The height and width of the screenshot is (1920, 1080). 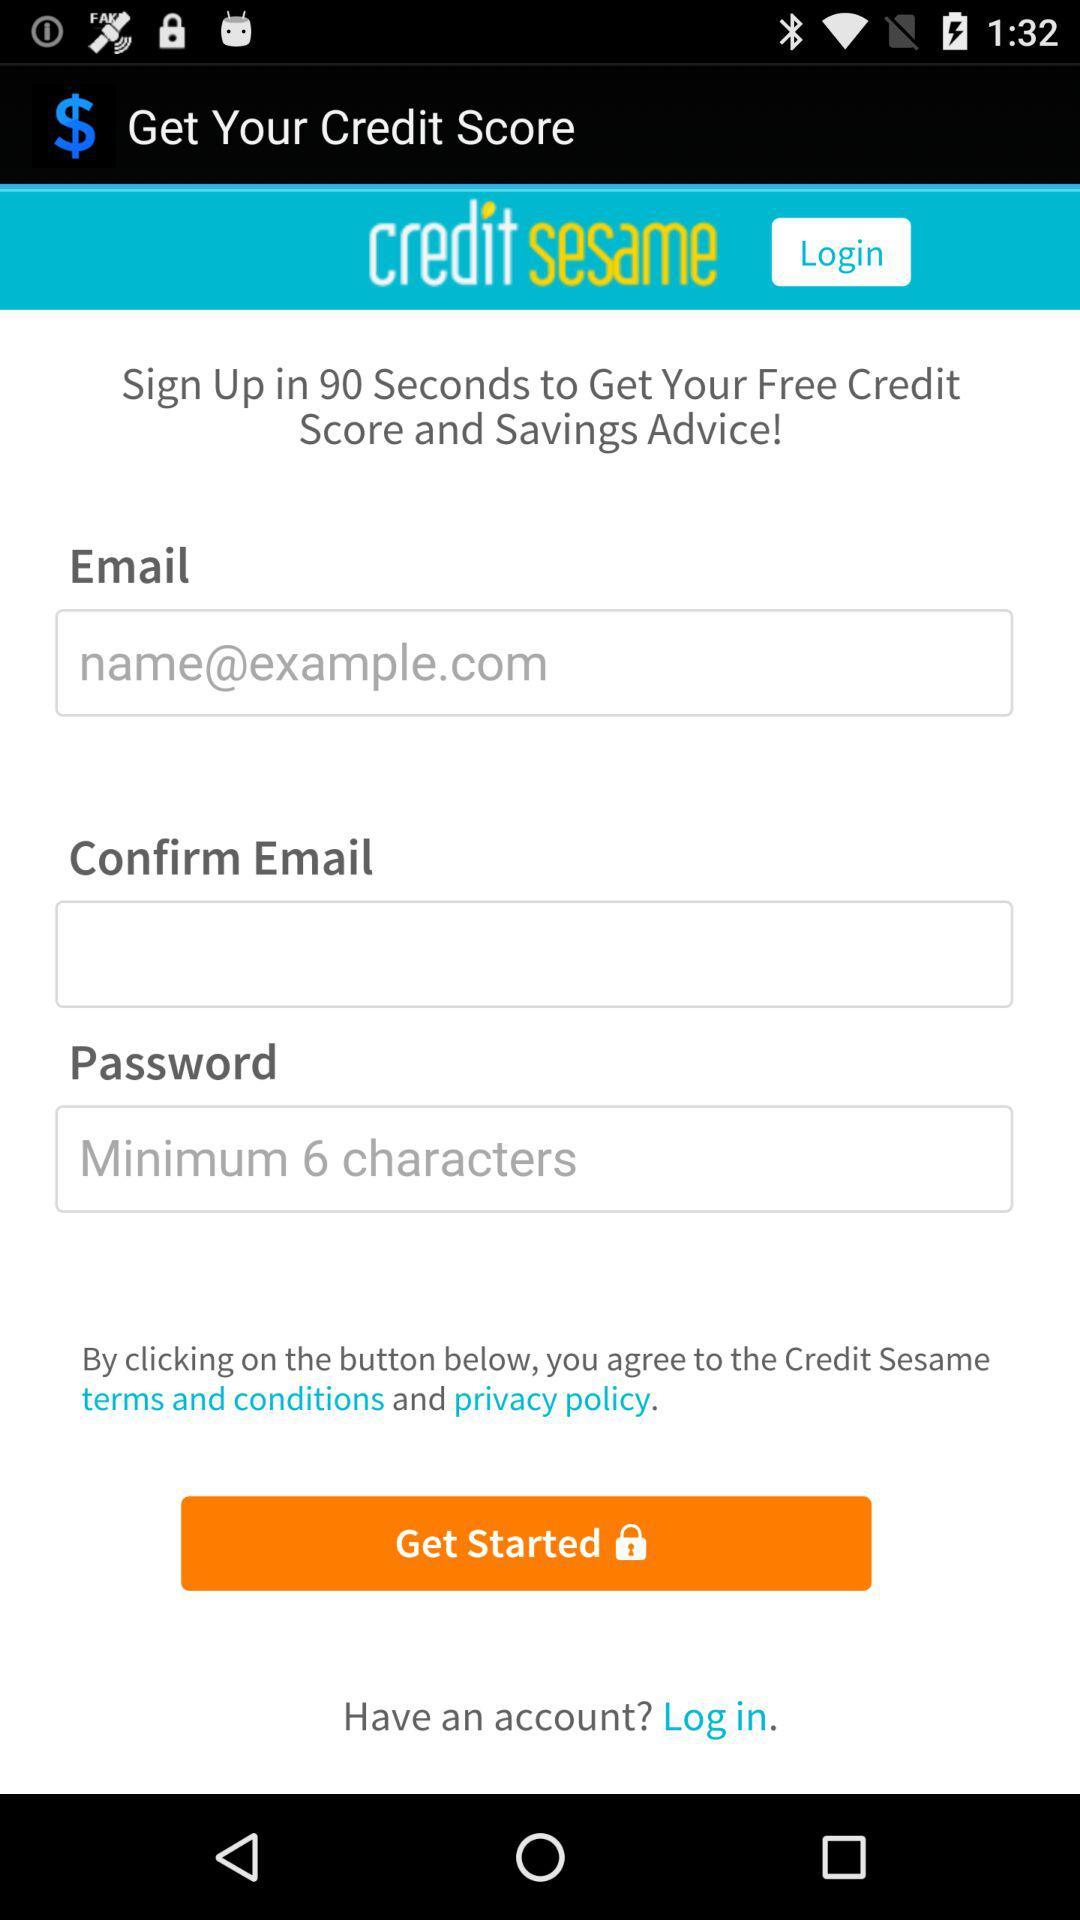 I want to click on total web page, so click(x=540, y=991).